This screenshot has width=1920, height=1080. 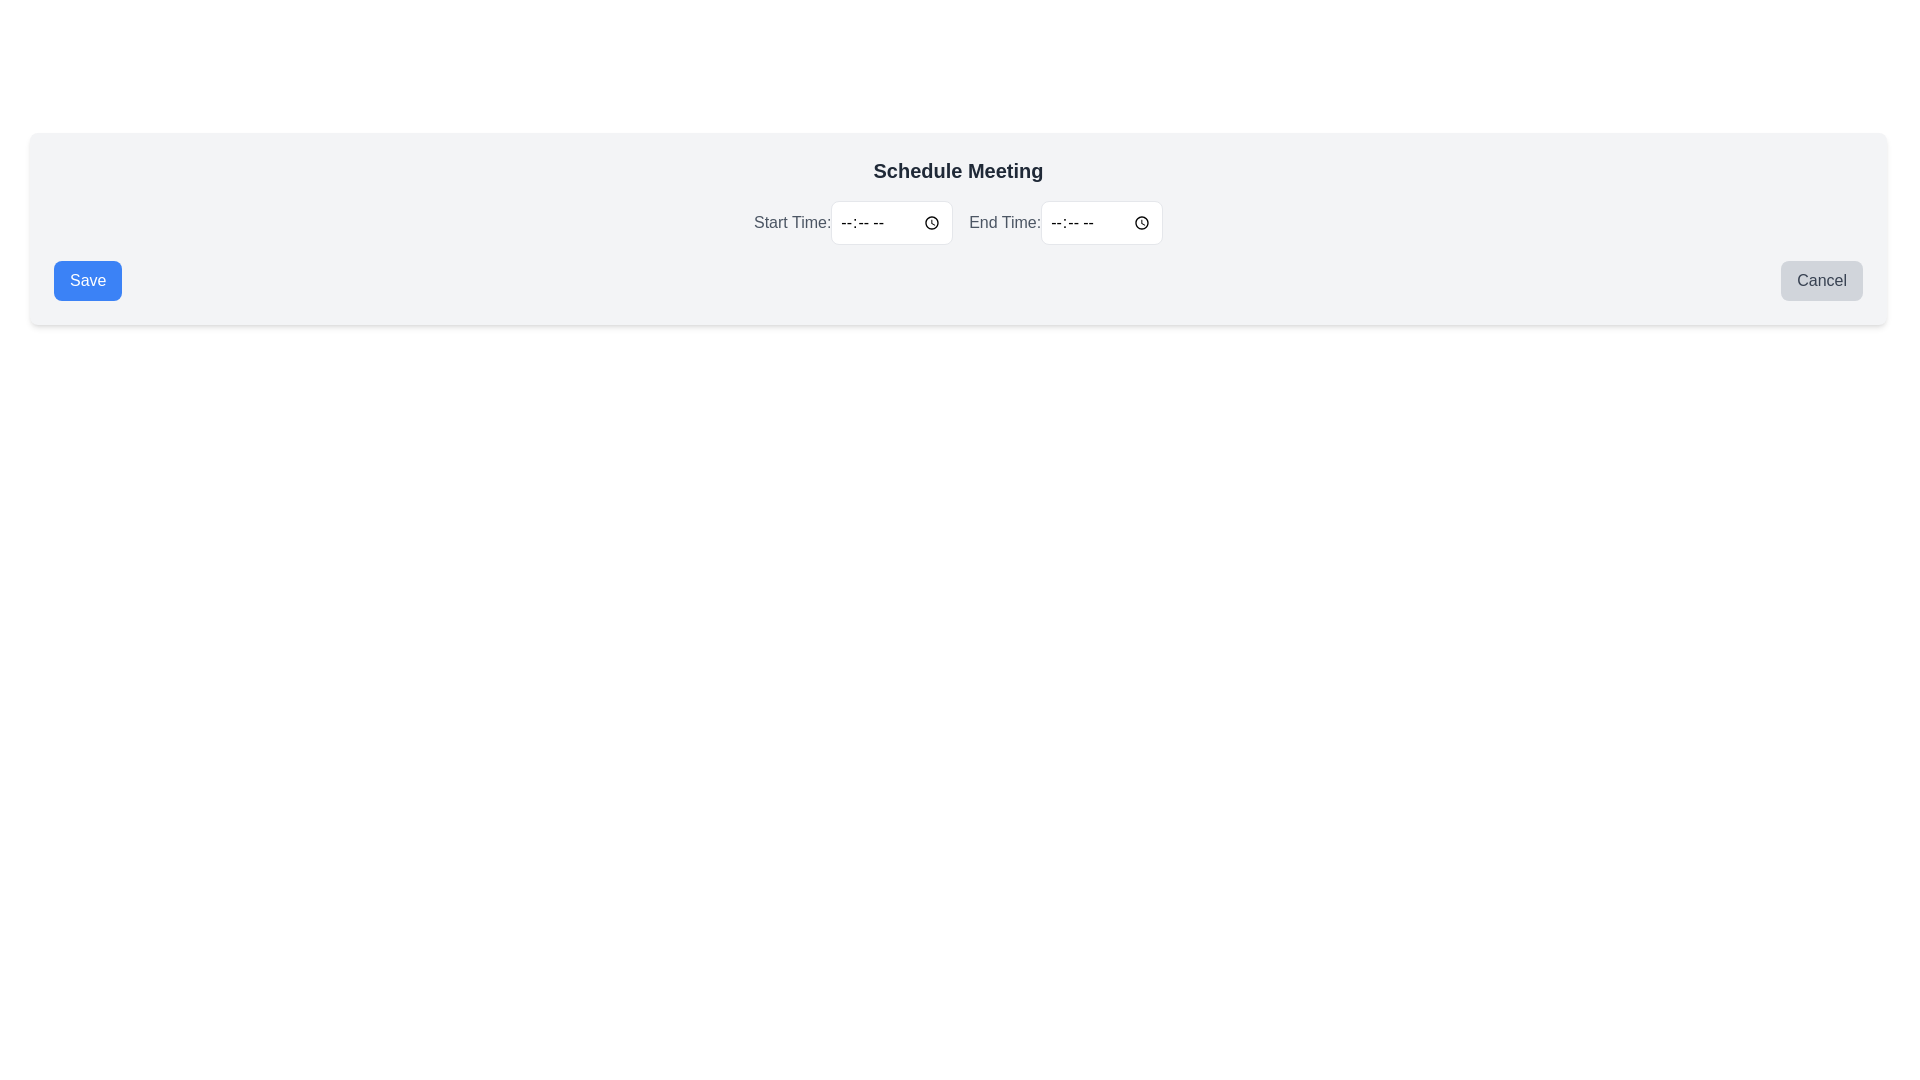 I want to click on the labeled time input field with the label 'End Time:' to potentially reveal tooltips or highlights, so click(x=1064, y=223).